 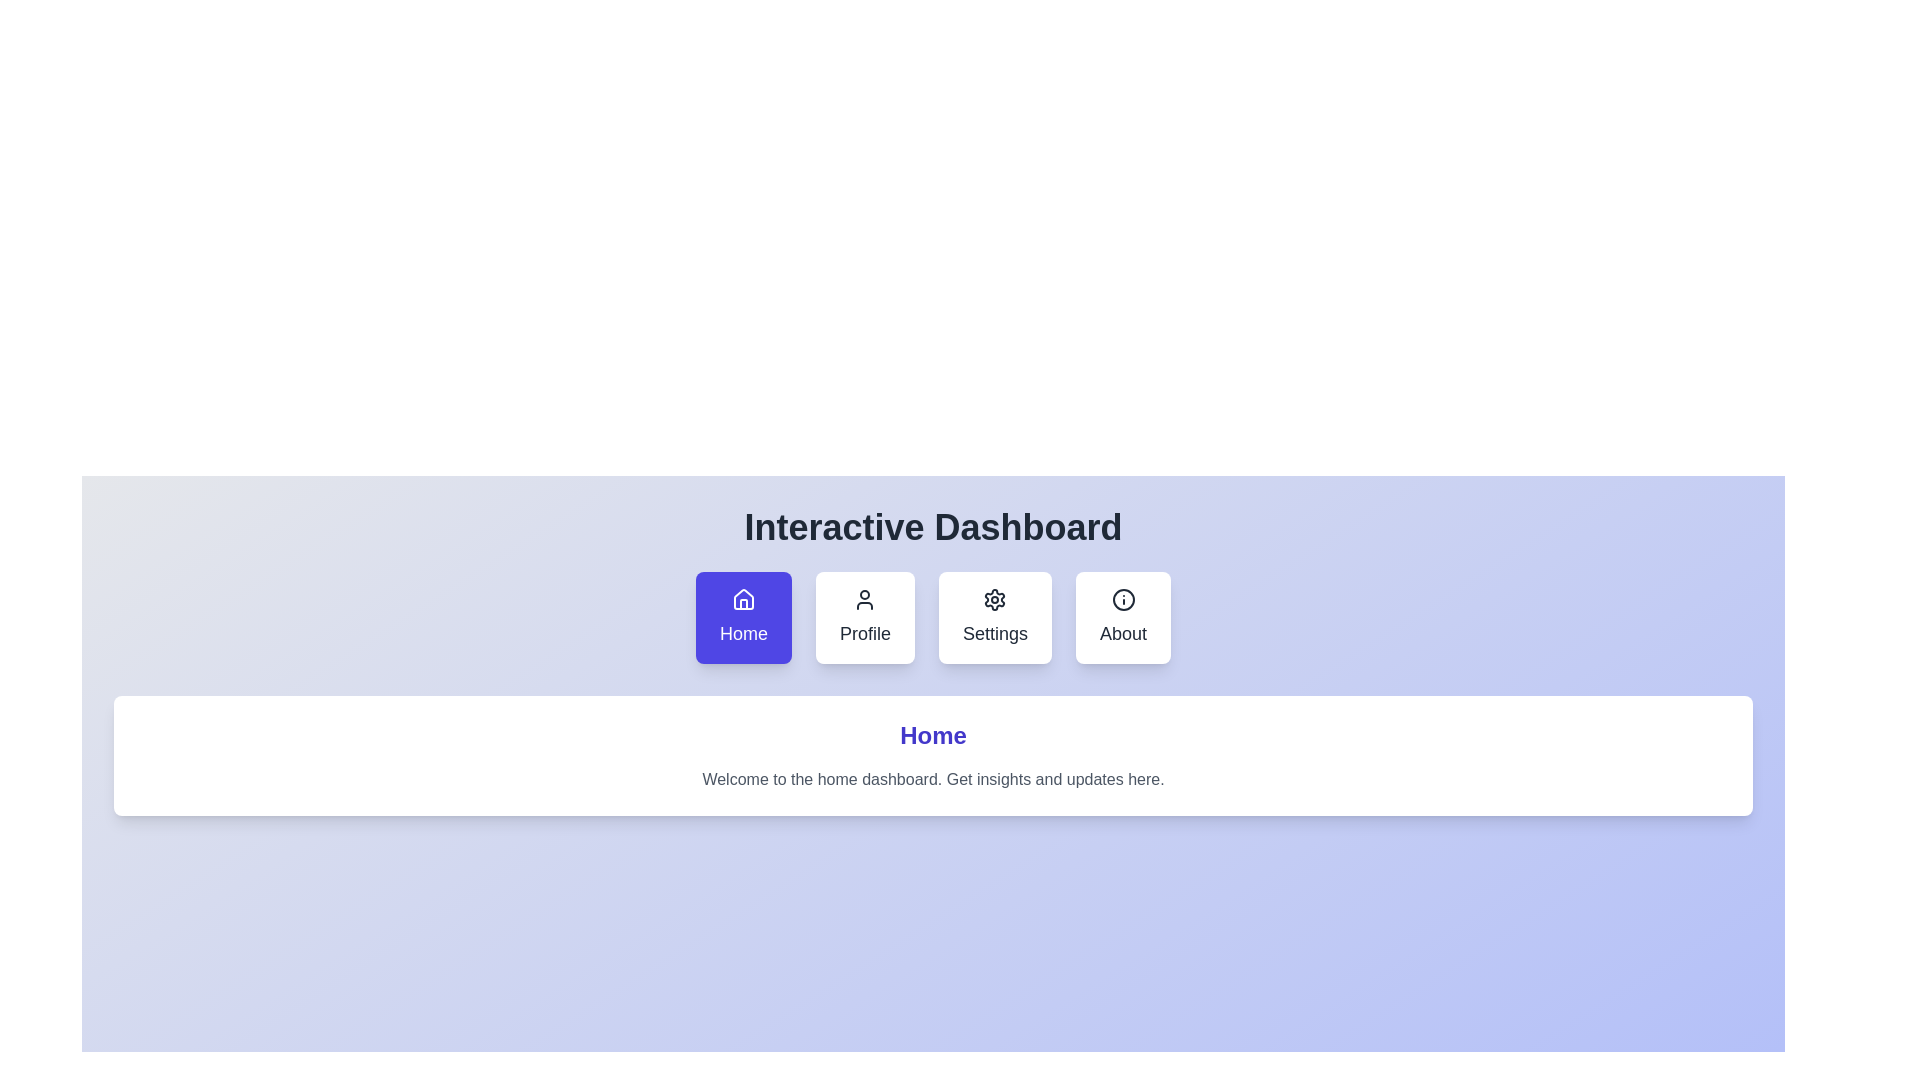 What do you see at coordinates (1123, 616) in the screenshot?
I see `the 'About' button located at the bottom-right of the menu bar under the title 'Interactive Dashboard'` at bounding box center [1123, 616].